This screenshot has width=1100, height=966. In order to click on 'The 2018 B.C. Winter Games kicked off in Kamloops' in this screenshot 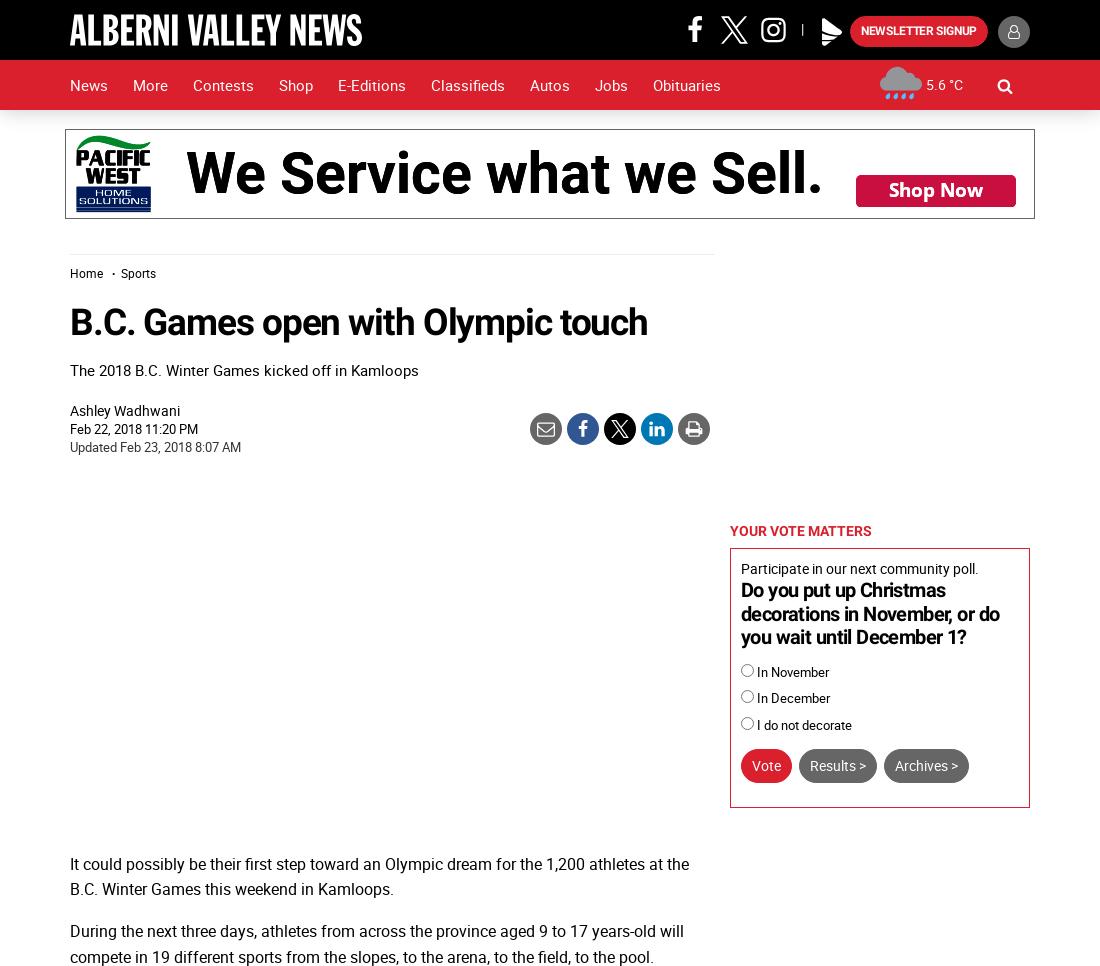, I will do `click(244, 368)`.